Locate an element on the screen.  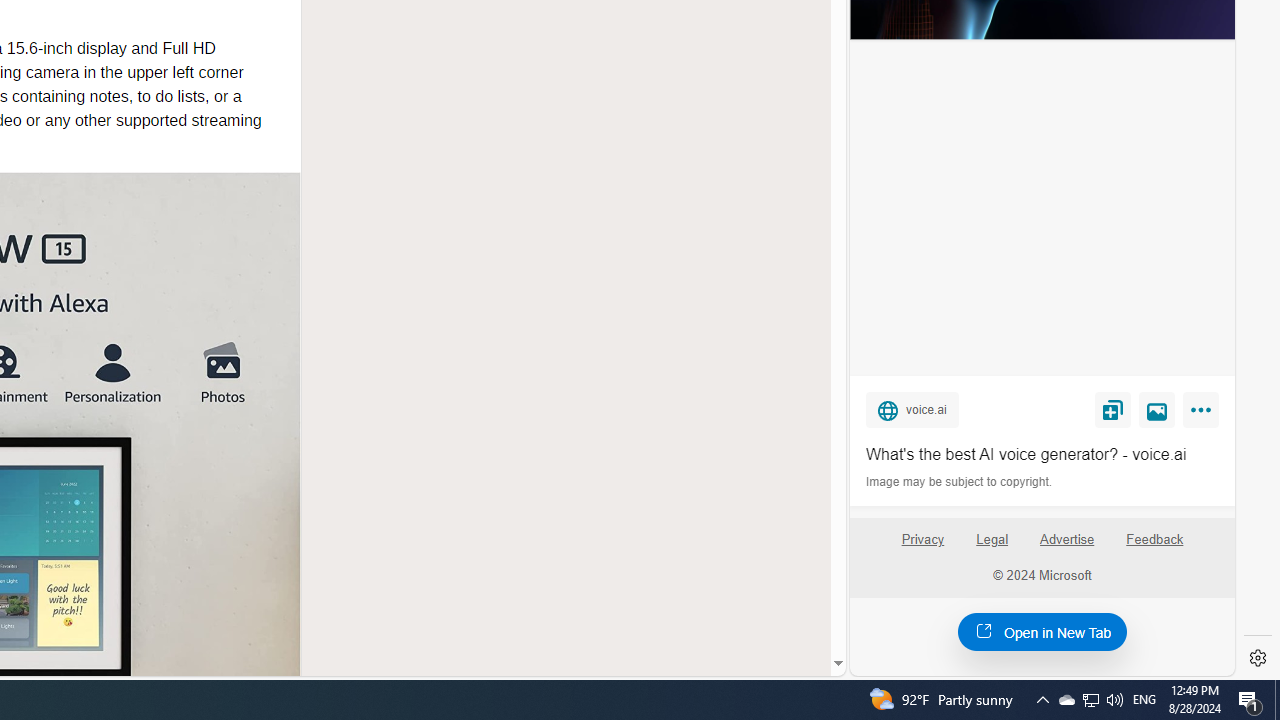
'Save' is located at coordinates (1111, 408).